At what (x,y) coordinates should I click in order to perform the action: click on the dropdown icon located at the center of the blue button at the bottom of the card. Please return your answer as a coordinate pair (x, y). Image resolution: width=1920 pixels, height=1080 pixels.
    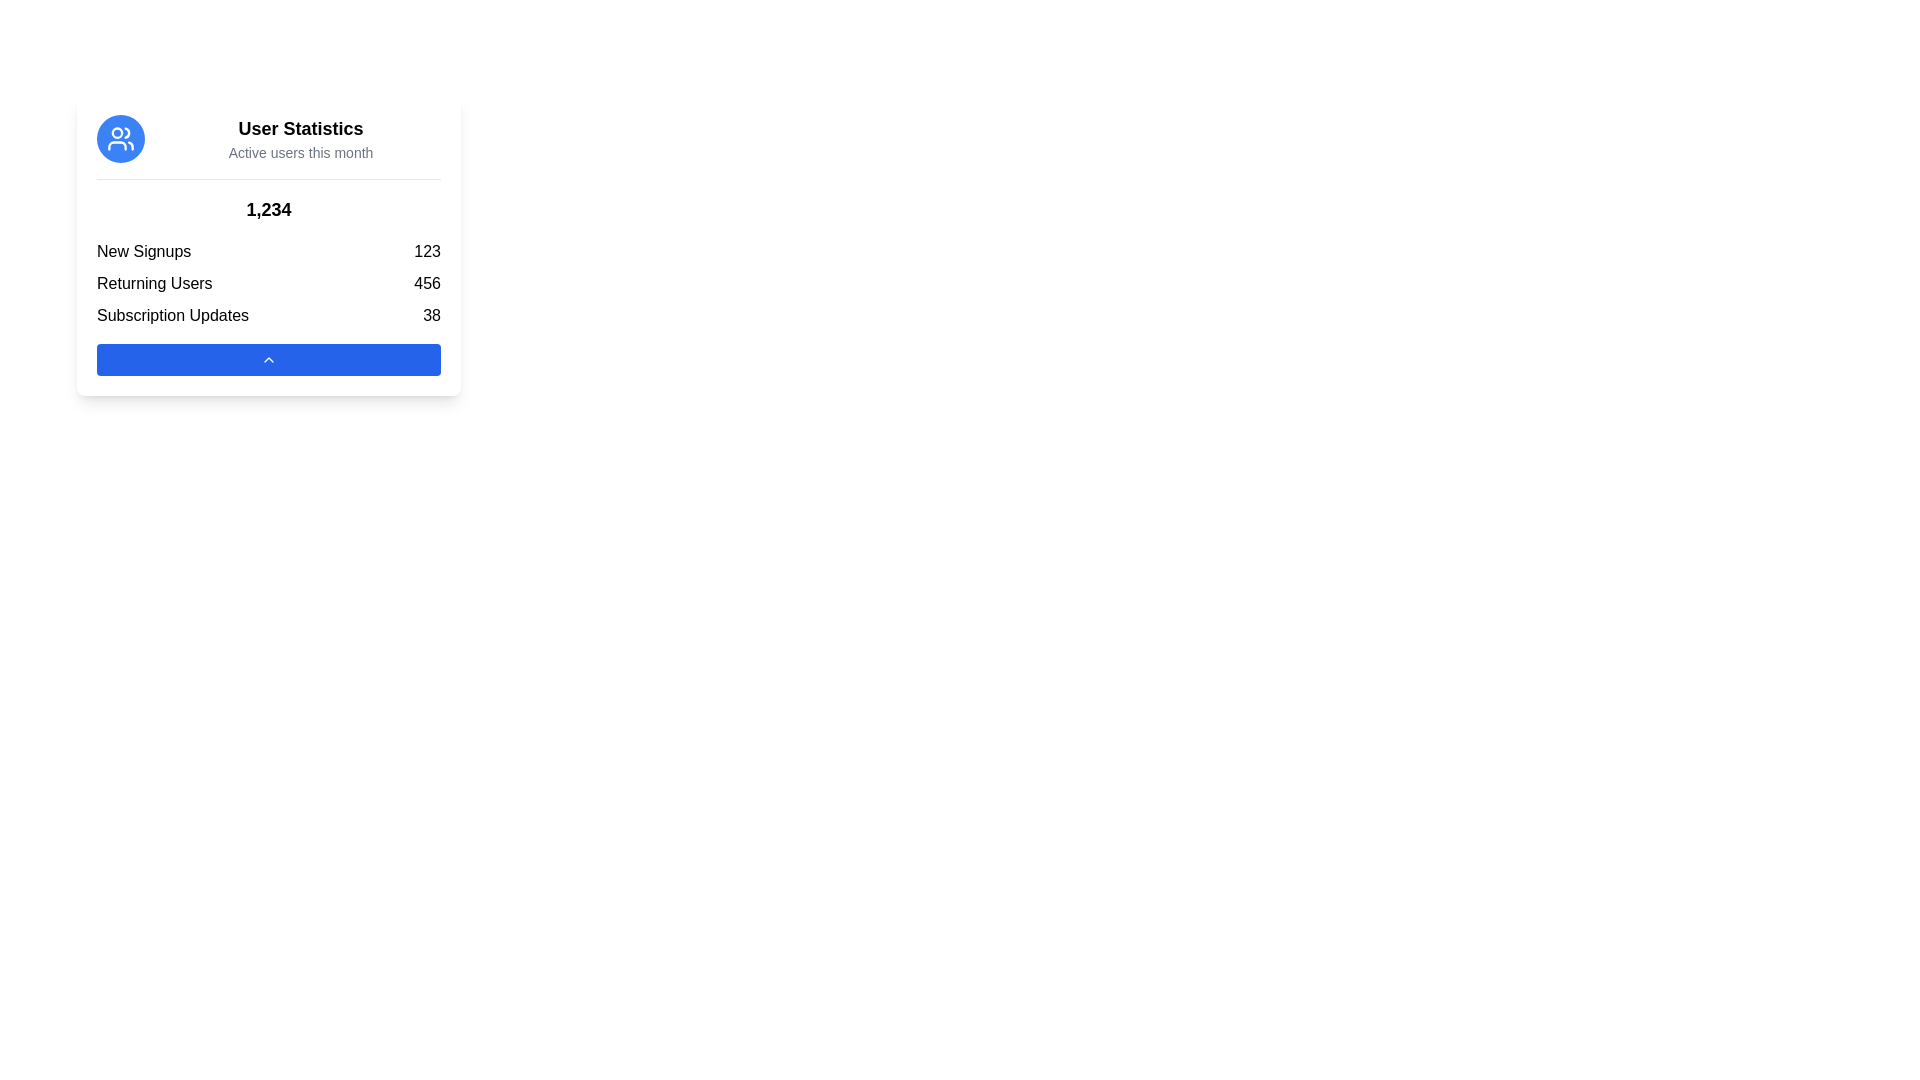
    Looking at the image, I should click on (267, 358).